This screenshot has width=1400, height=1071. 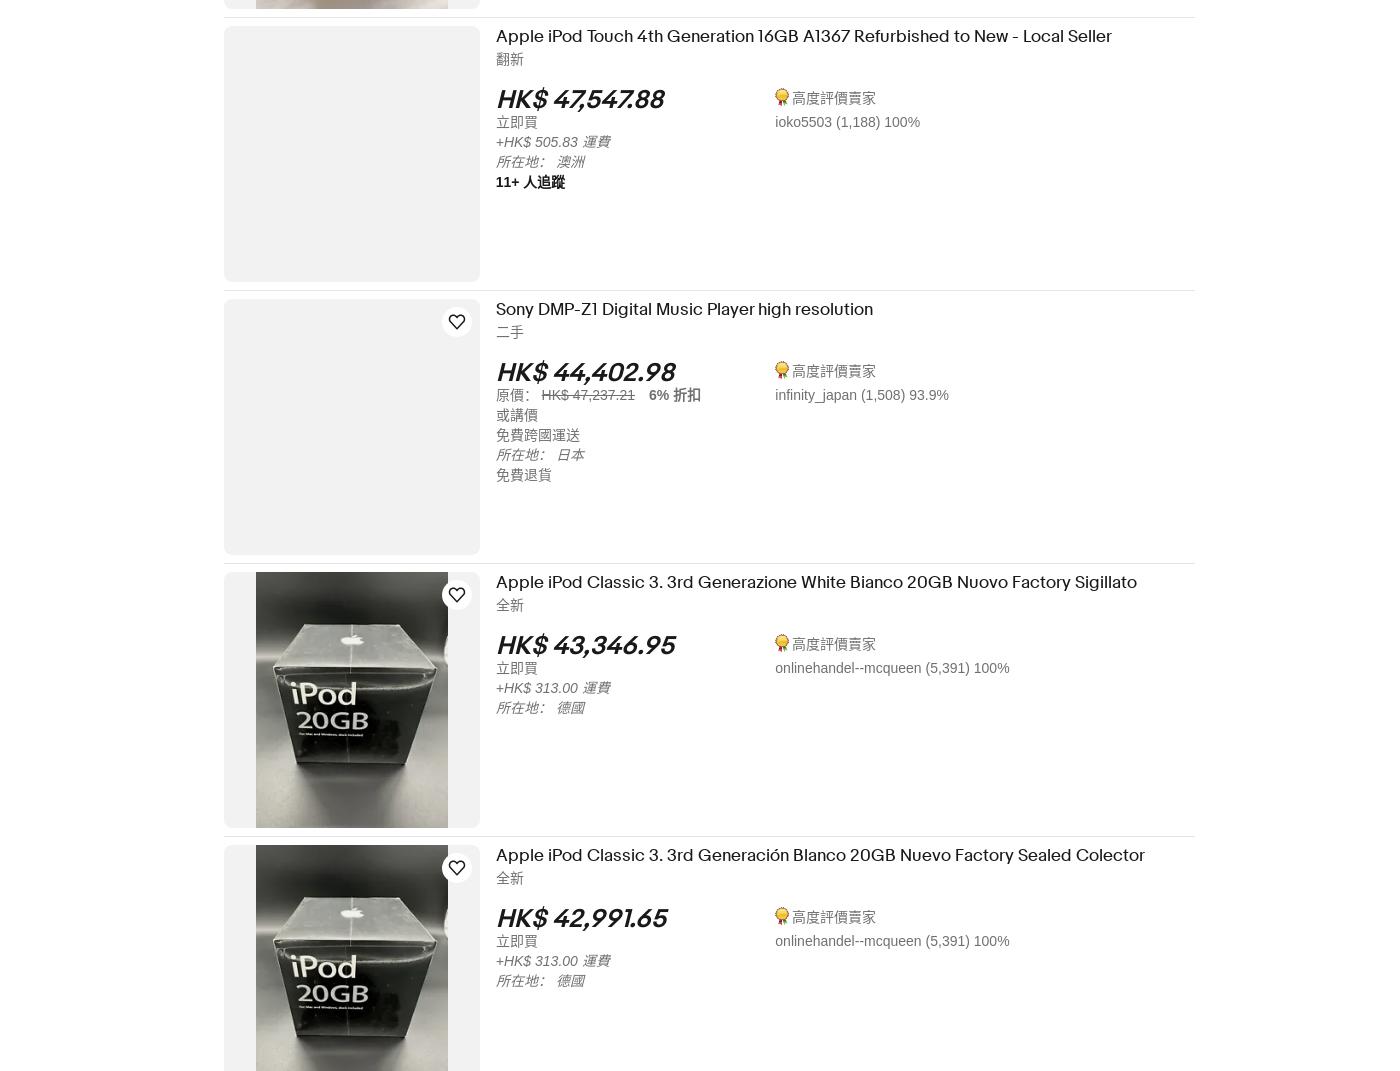 I want to click on 'Apple iPod Classic 3. 3rd Generación Blanco 20GB Nuevo Factory Sealed Colector', so click(x=833, y=855).